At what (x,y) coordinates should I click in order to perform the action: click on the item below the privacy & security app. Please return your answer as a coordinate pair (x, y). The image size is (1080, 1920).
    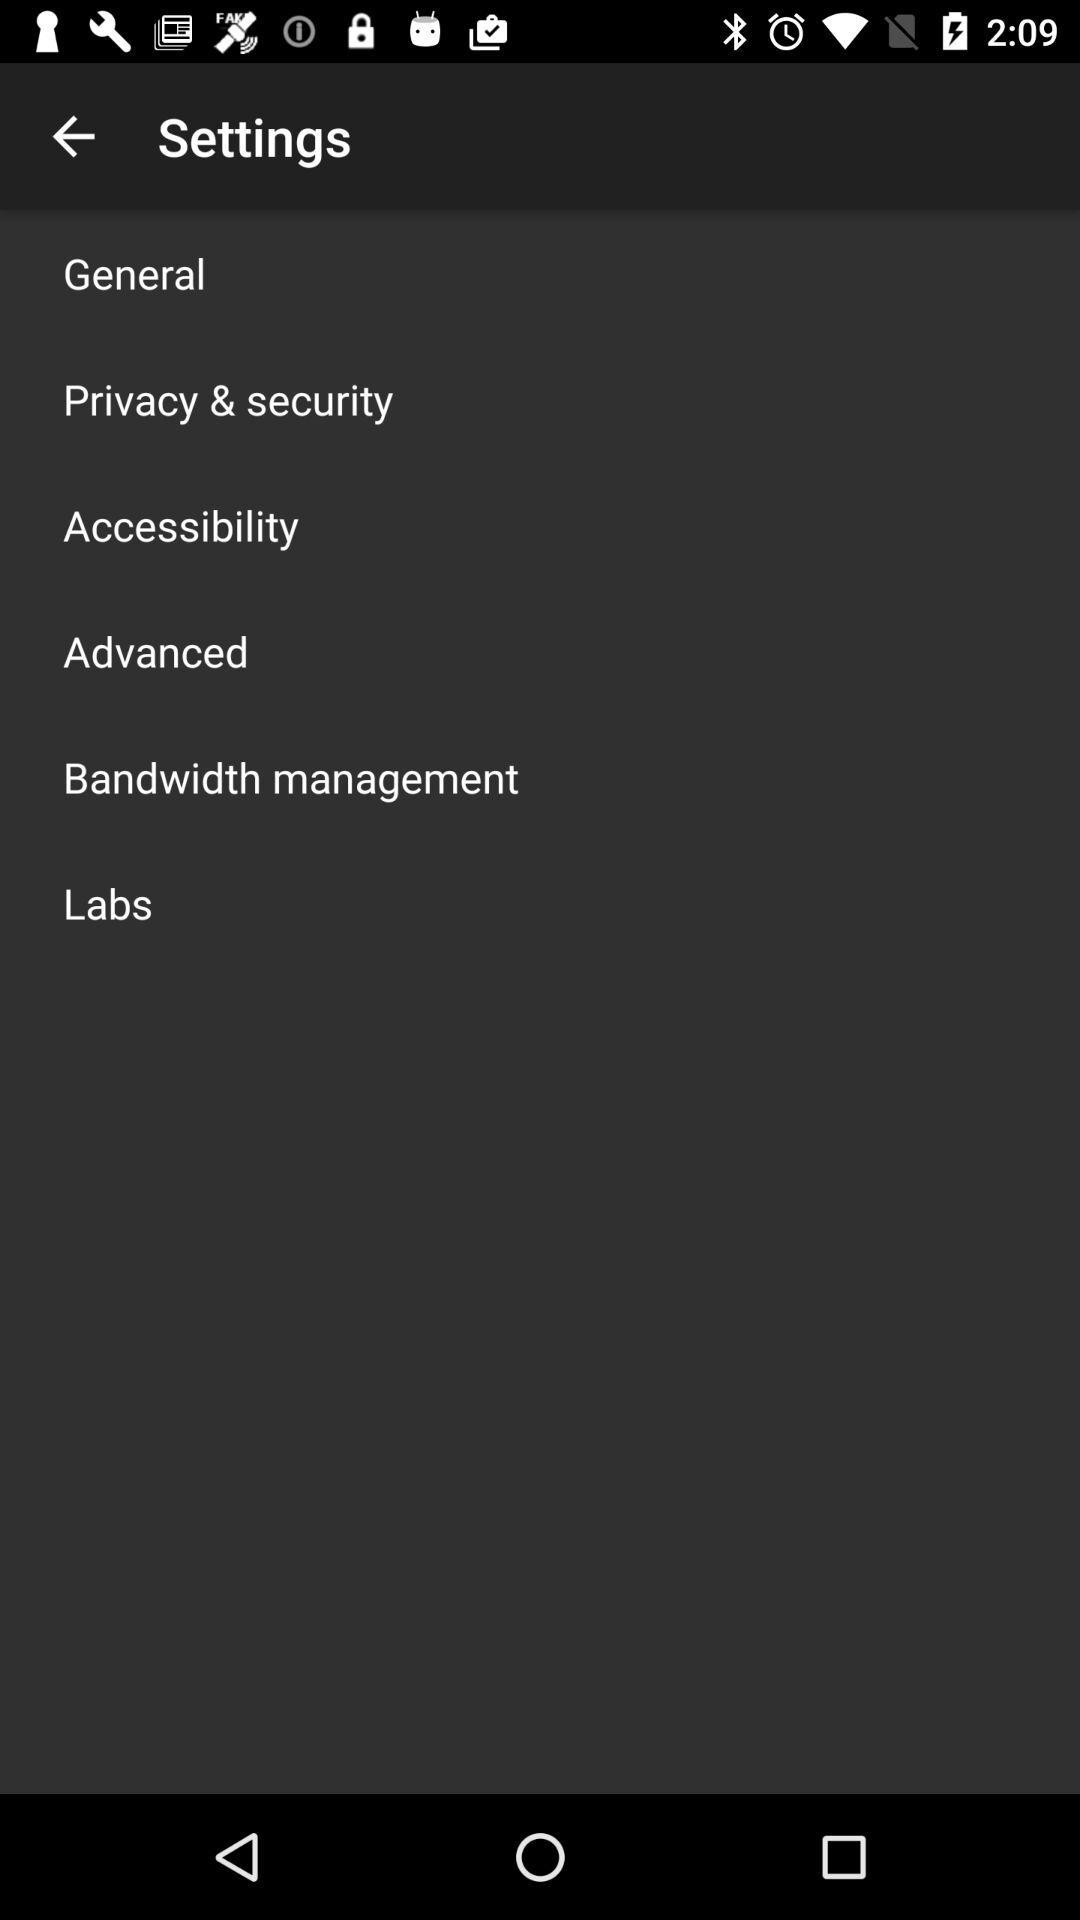
    Looking at the image, I should click on (181, 524).